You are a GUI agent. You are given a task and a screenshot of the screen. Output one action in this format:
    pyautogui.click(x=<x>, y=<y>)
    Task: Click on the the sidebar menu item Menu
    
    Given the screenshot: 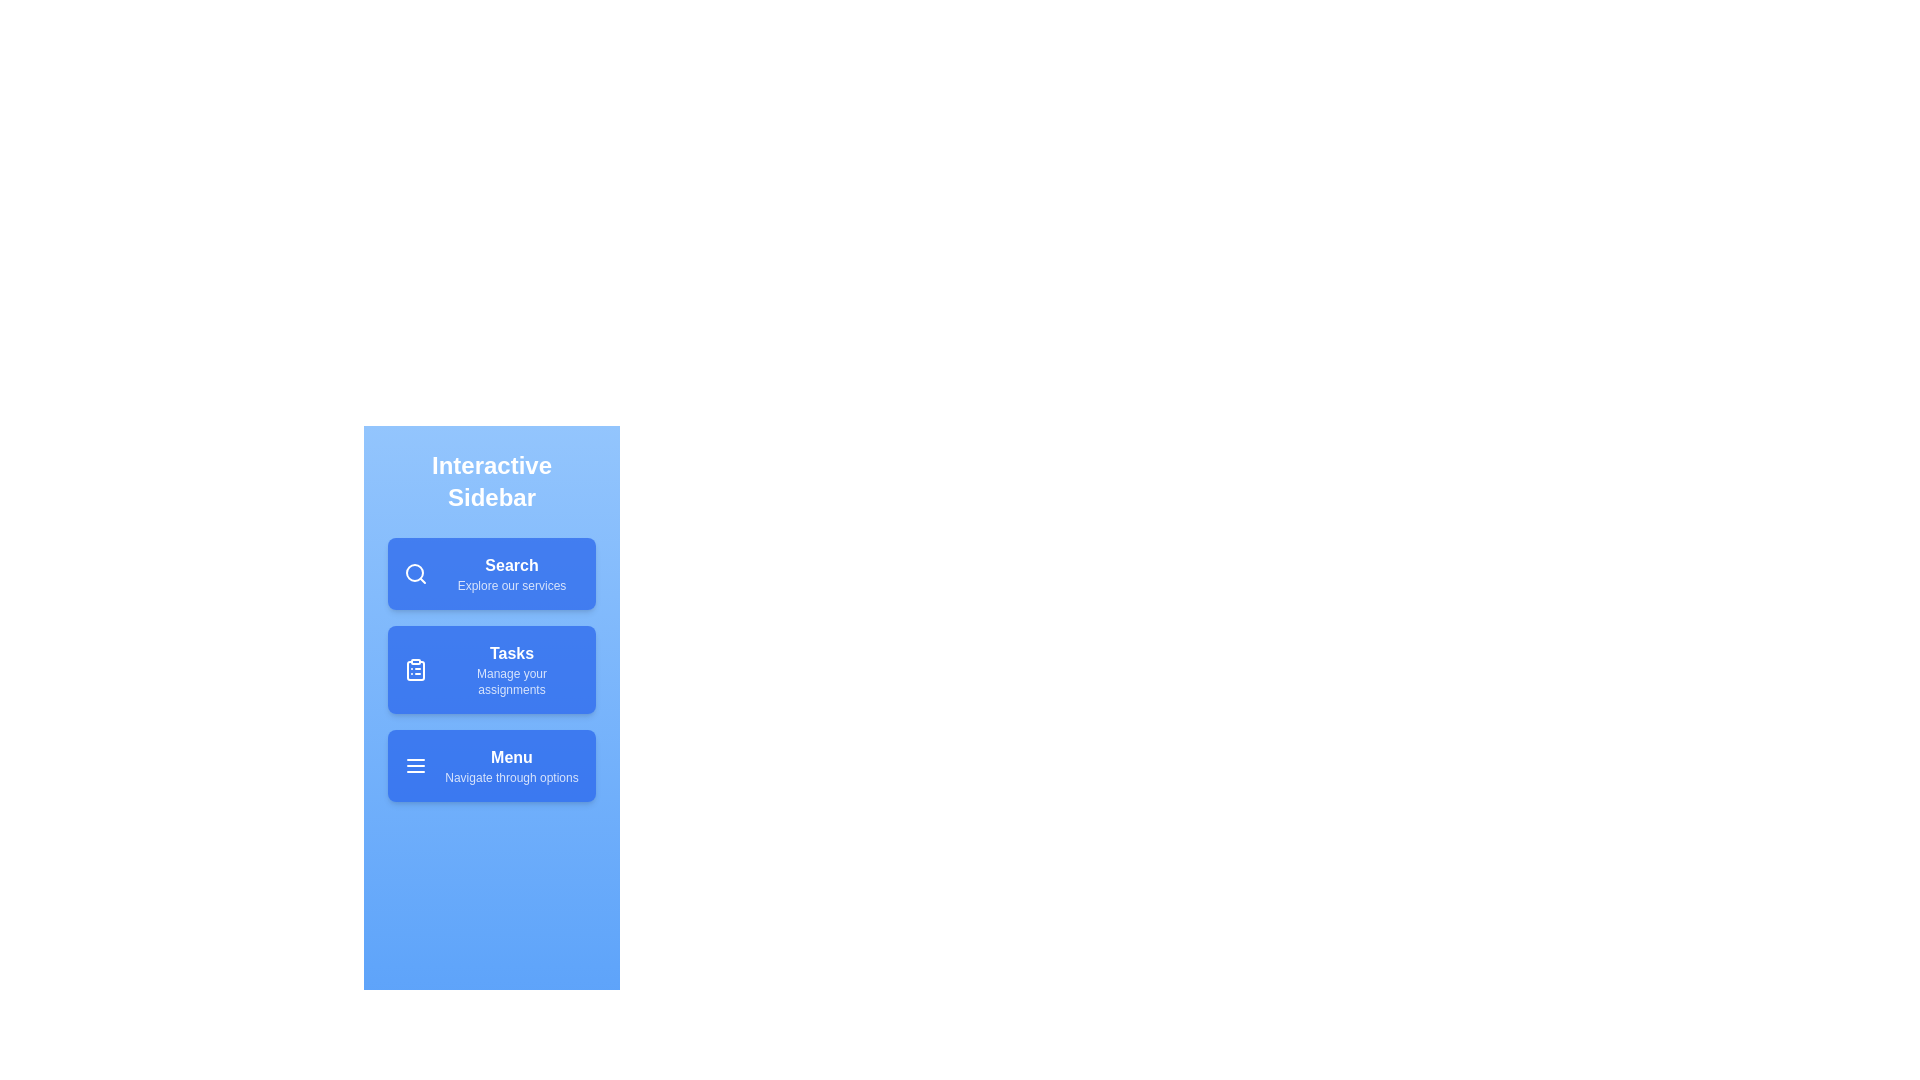 What is the action you would take?
    pyautogui.click(x=491, y=765)
    